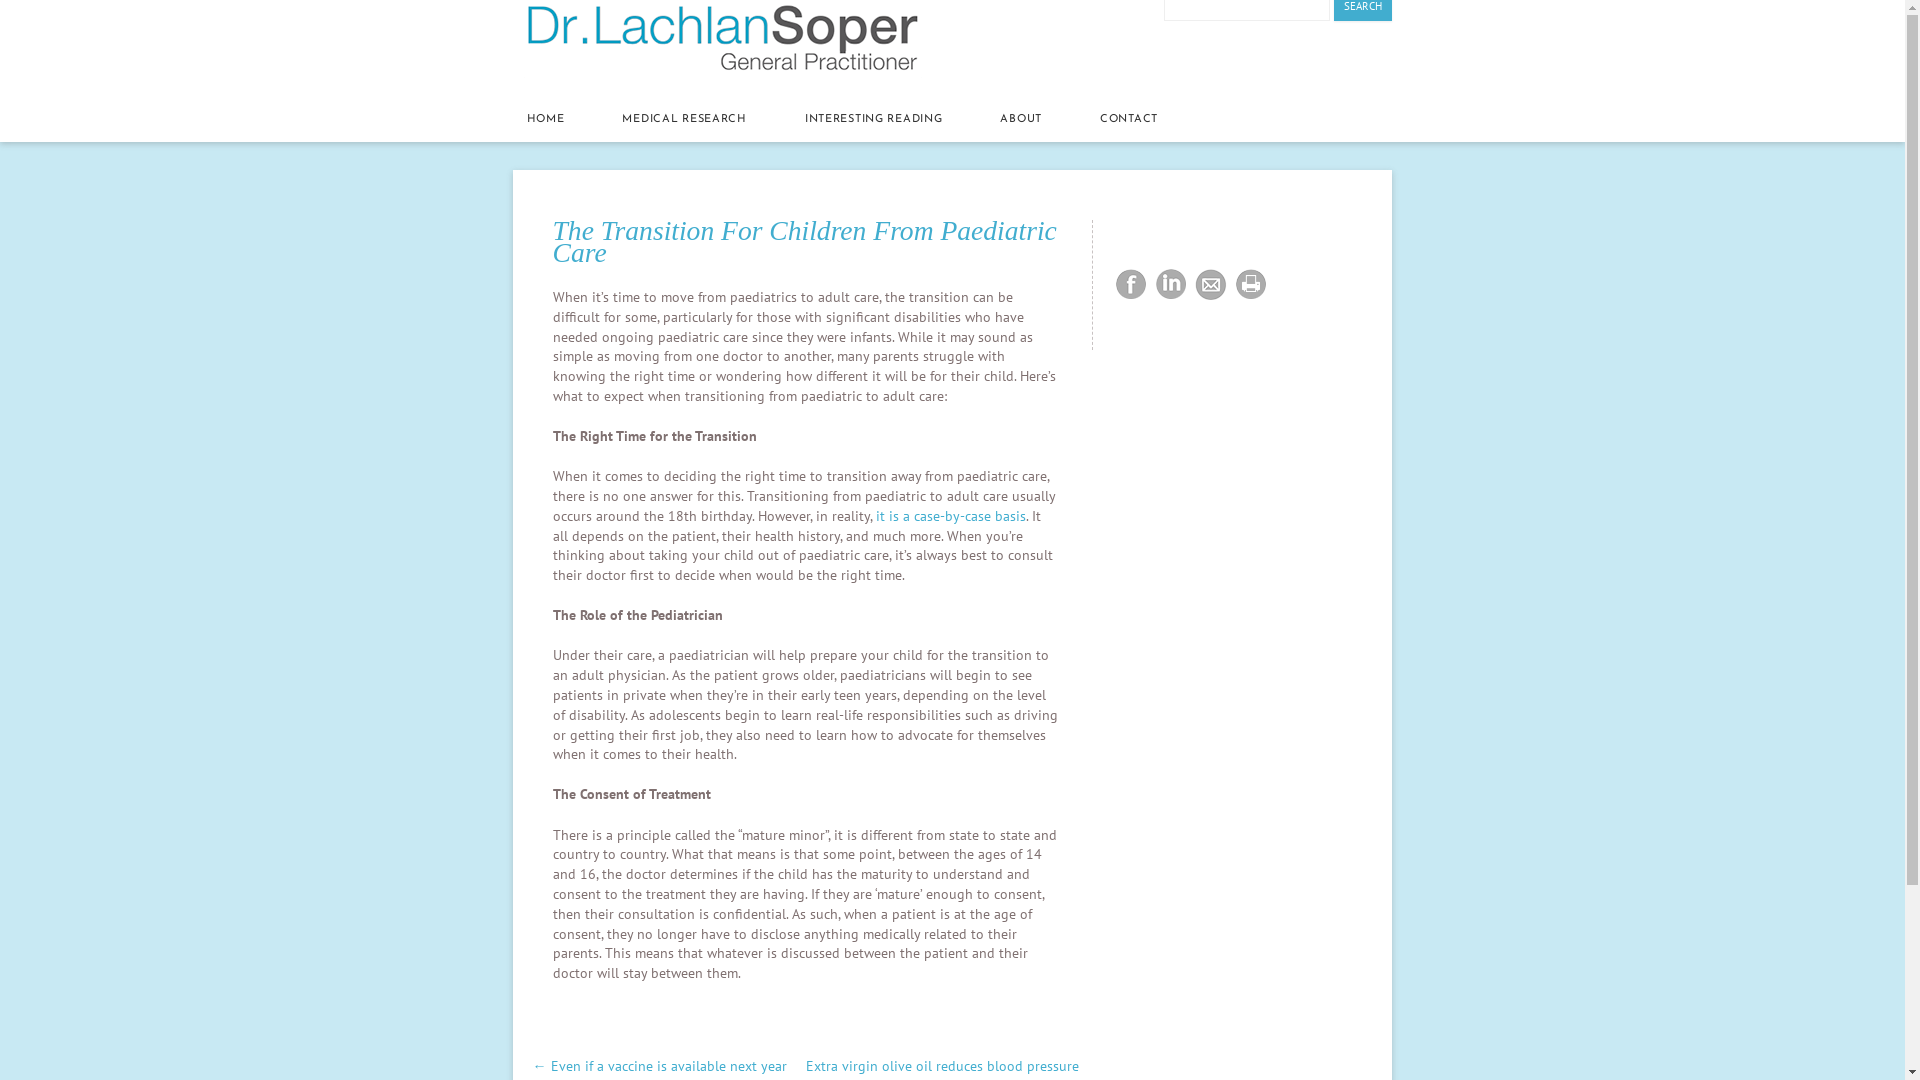 The width and height of the screenshot is (1920, 1080). Describe the element at coordinates (513, 90) in the screenshot. I see `'Skip to content'` at that location.